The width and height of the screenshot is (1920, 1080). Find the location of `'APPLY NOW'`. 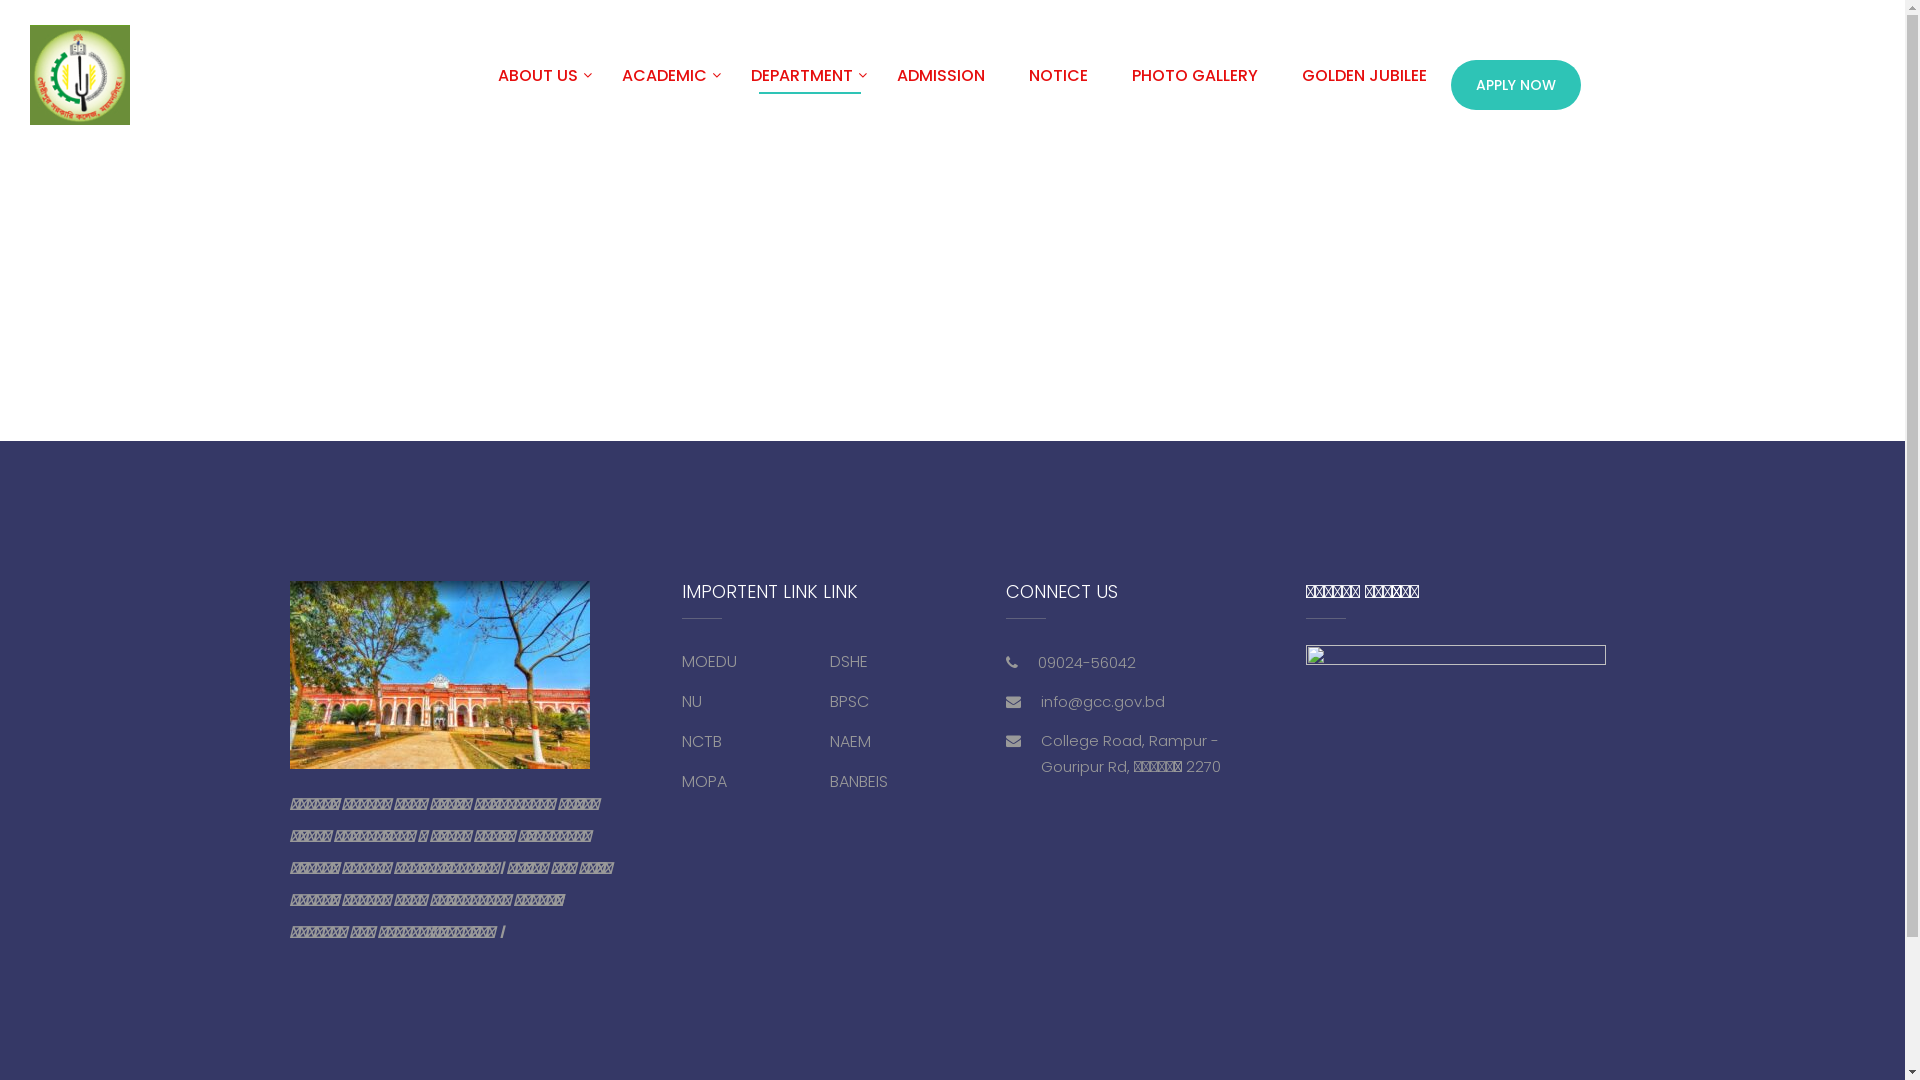

'APPLY NOW' is located at coordinates (1450, 83).